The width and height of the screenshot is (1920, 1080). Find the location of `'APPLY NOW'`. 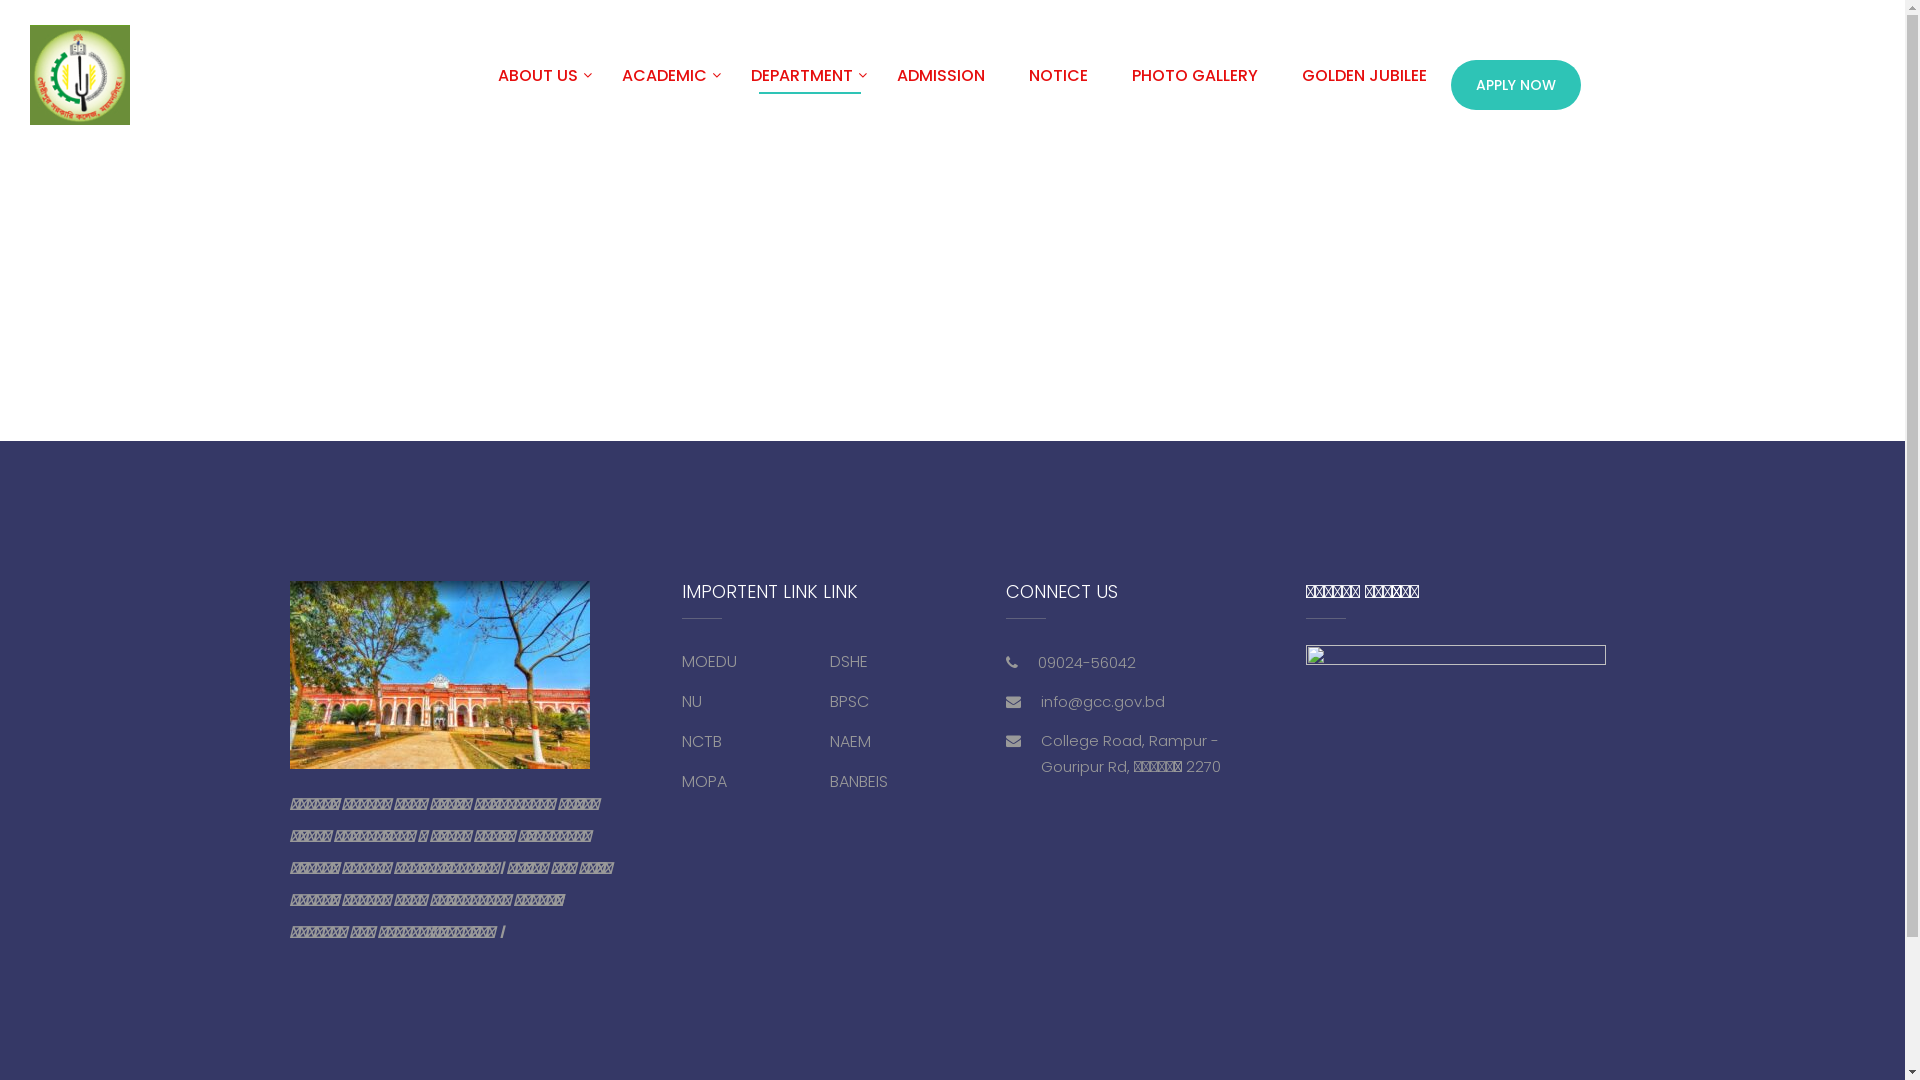

'APPLY NOW' is located at coordinates (1450, 83).